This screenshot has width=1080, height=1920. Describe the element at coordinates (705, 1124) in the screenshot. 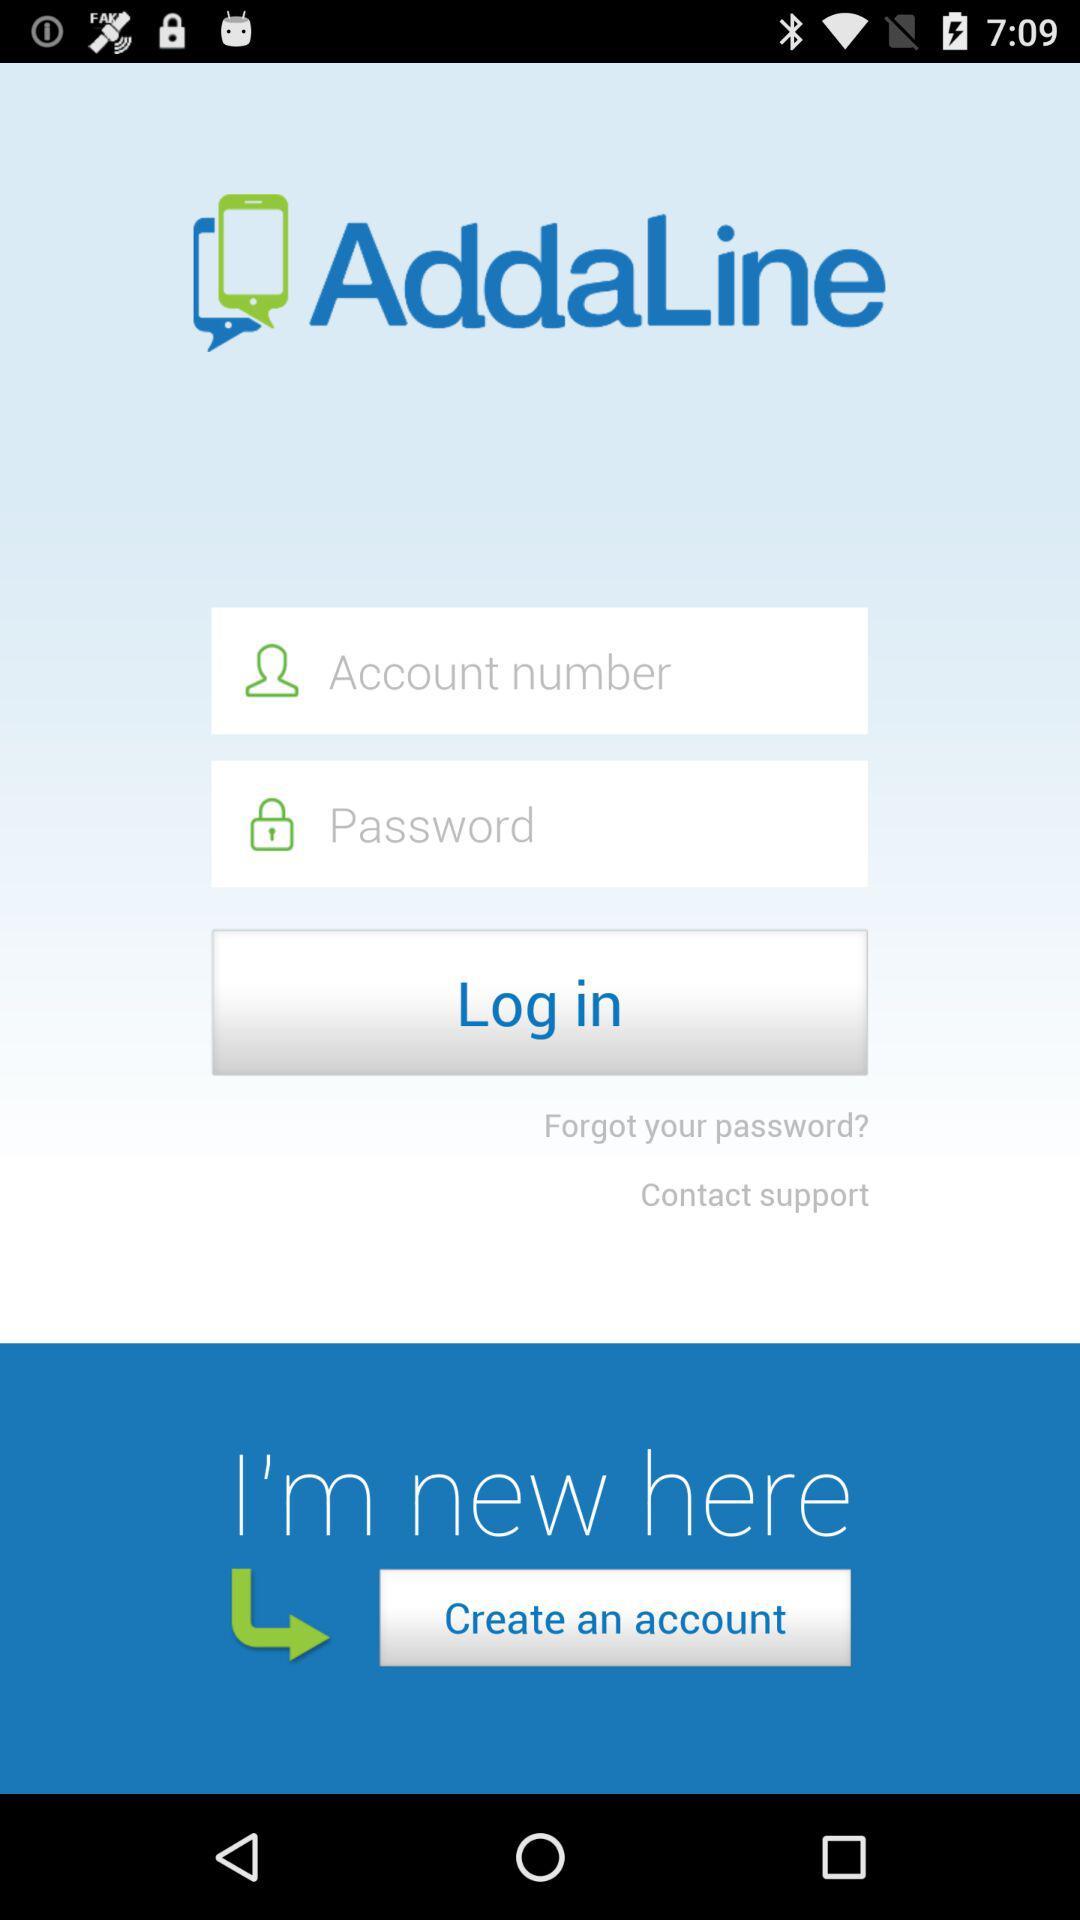

I see `item above contact support` at that location.